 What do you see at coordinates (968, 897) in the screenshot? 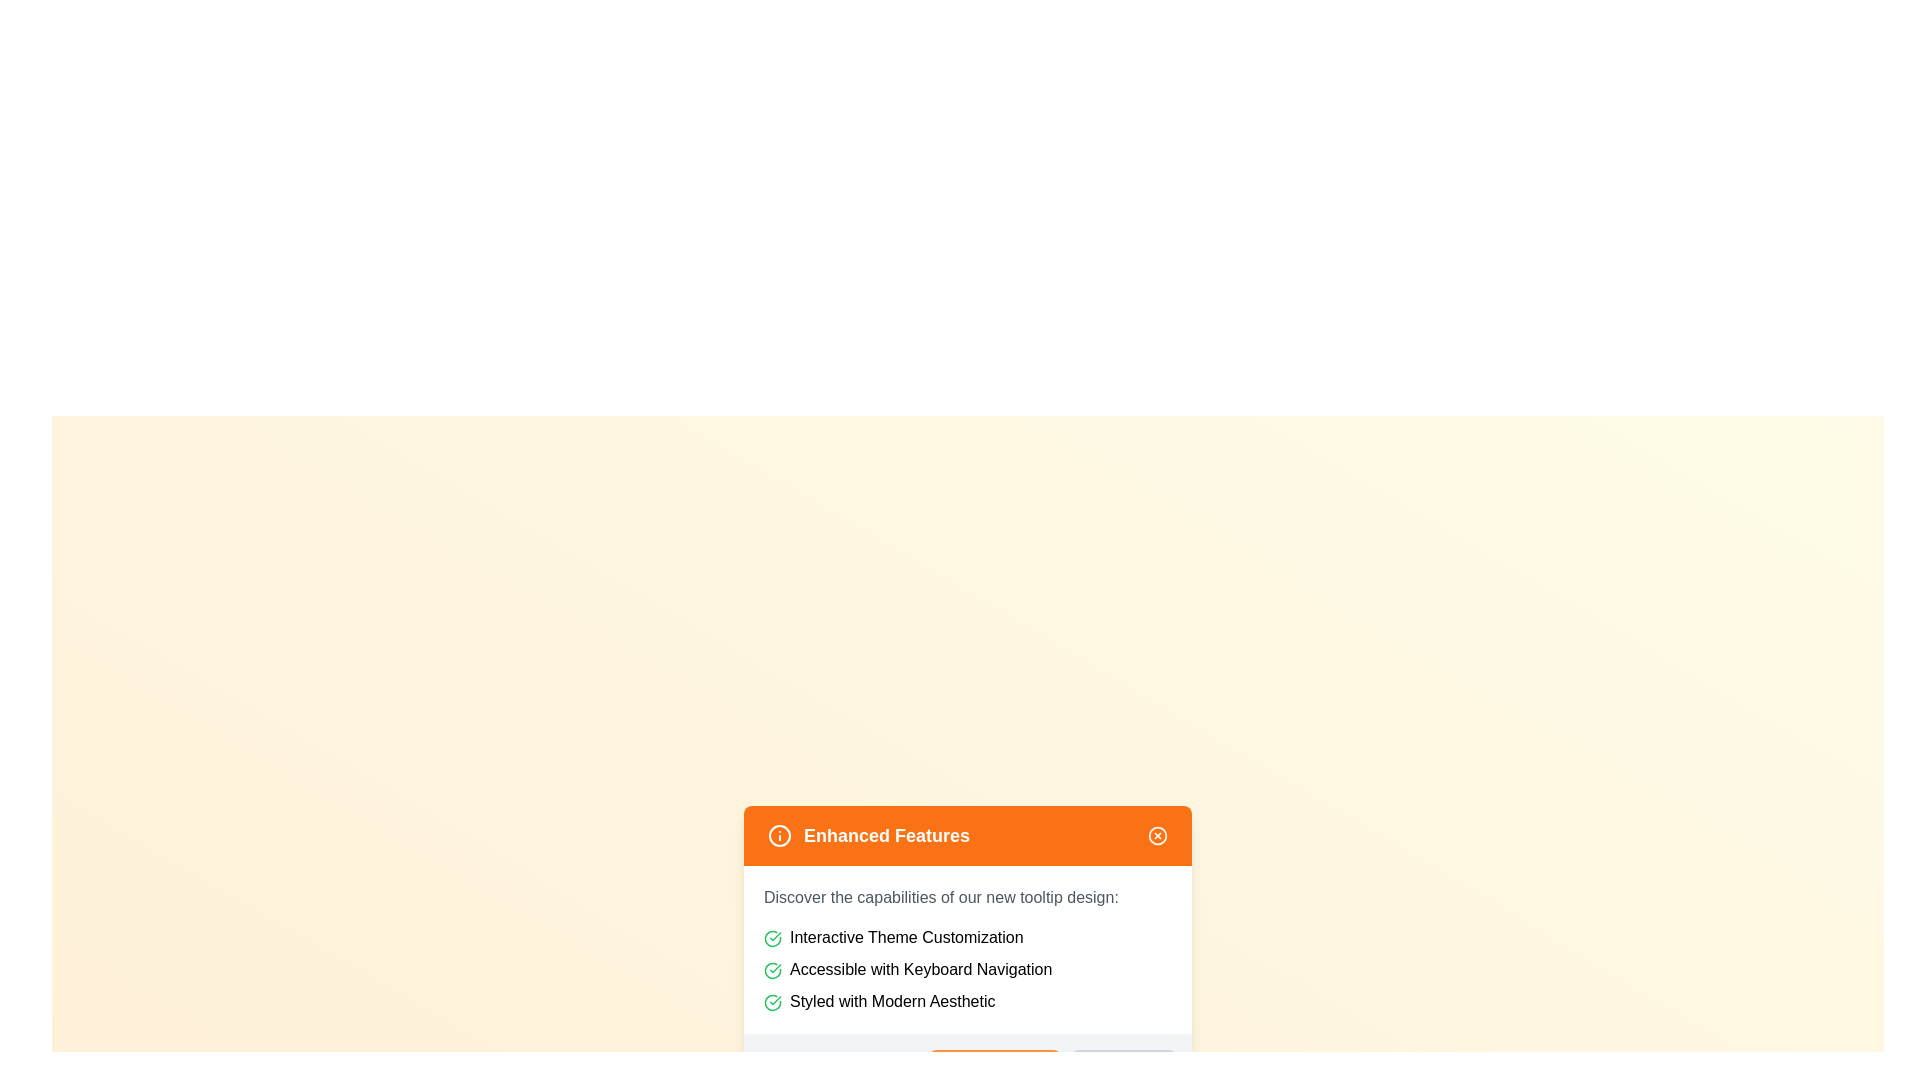
I see `the static text element displaying 'Discover the capabilities of our new tooltip design:', which is positioned above a list of features and below the 'Enhanced Features' header` at bounding box center [968, 897].